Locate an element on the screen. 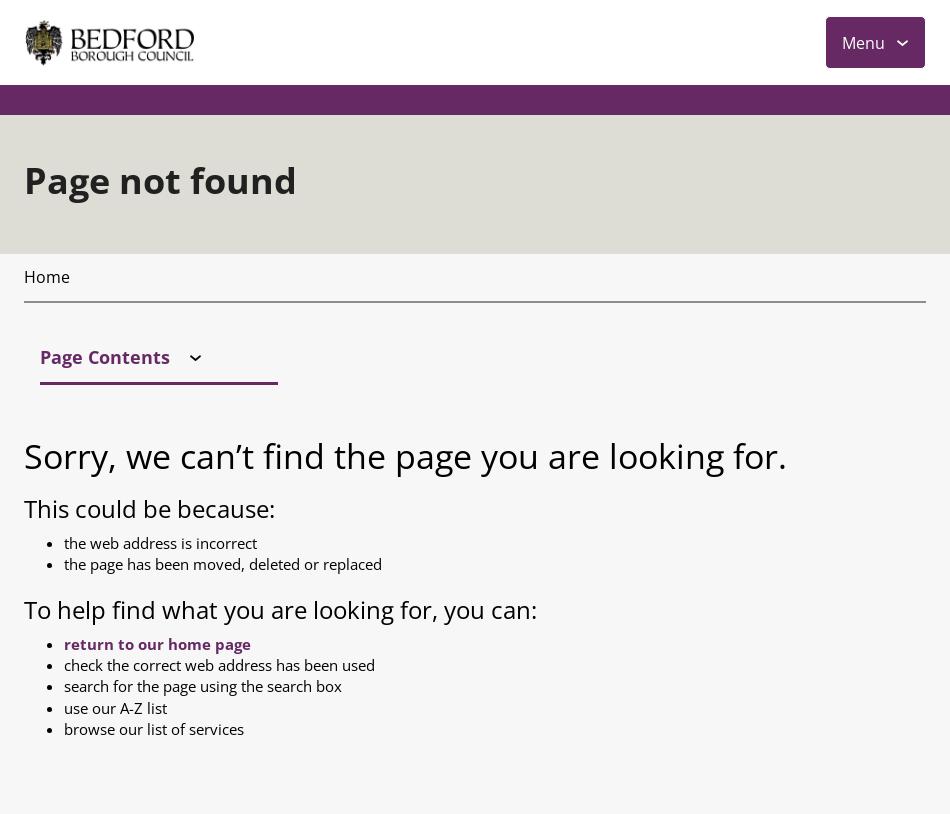 This screenshot has height=814, width=950. 'To help find what you are looking for, you can:' is located at coordinates (279, 182).